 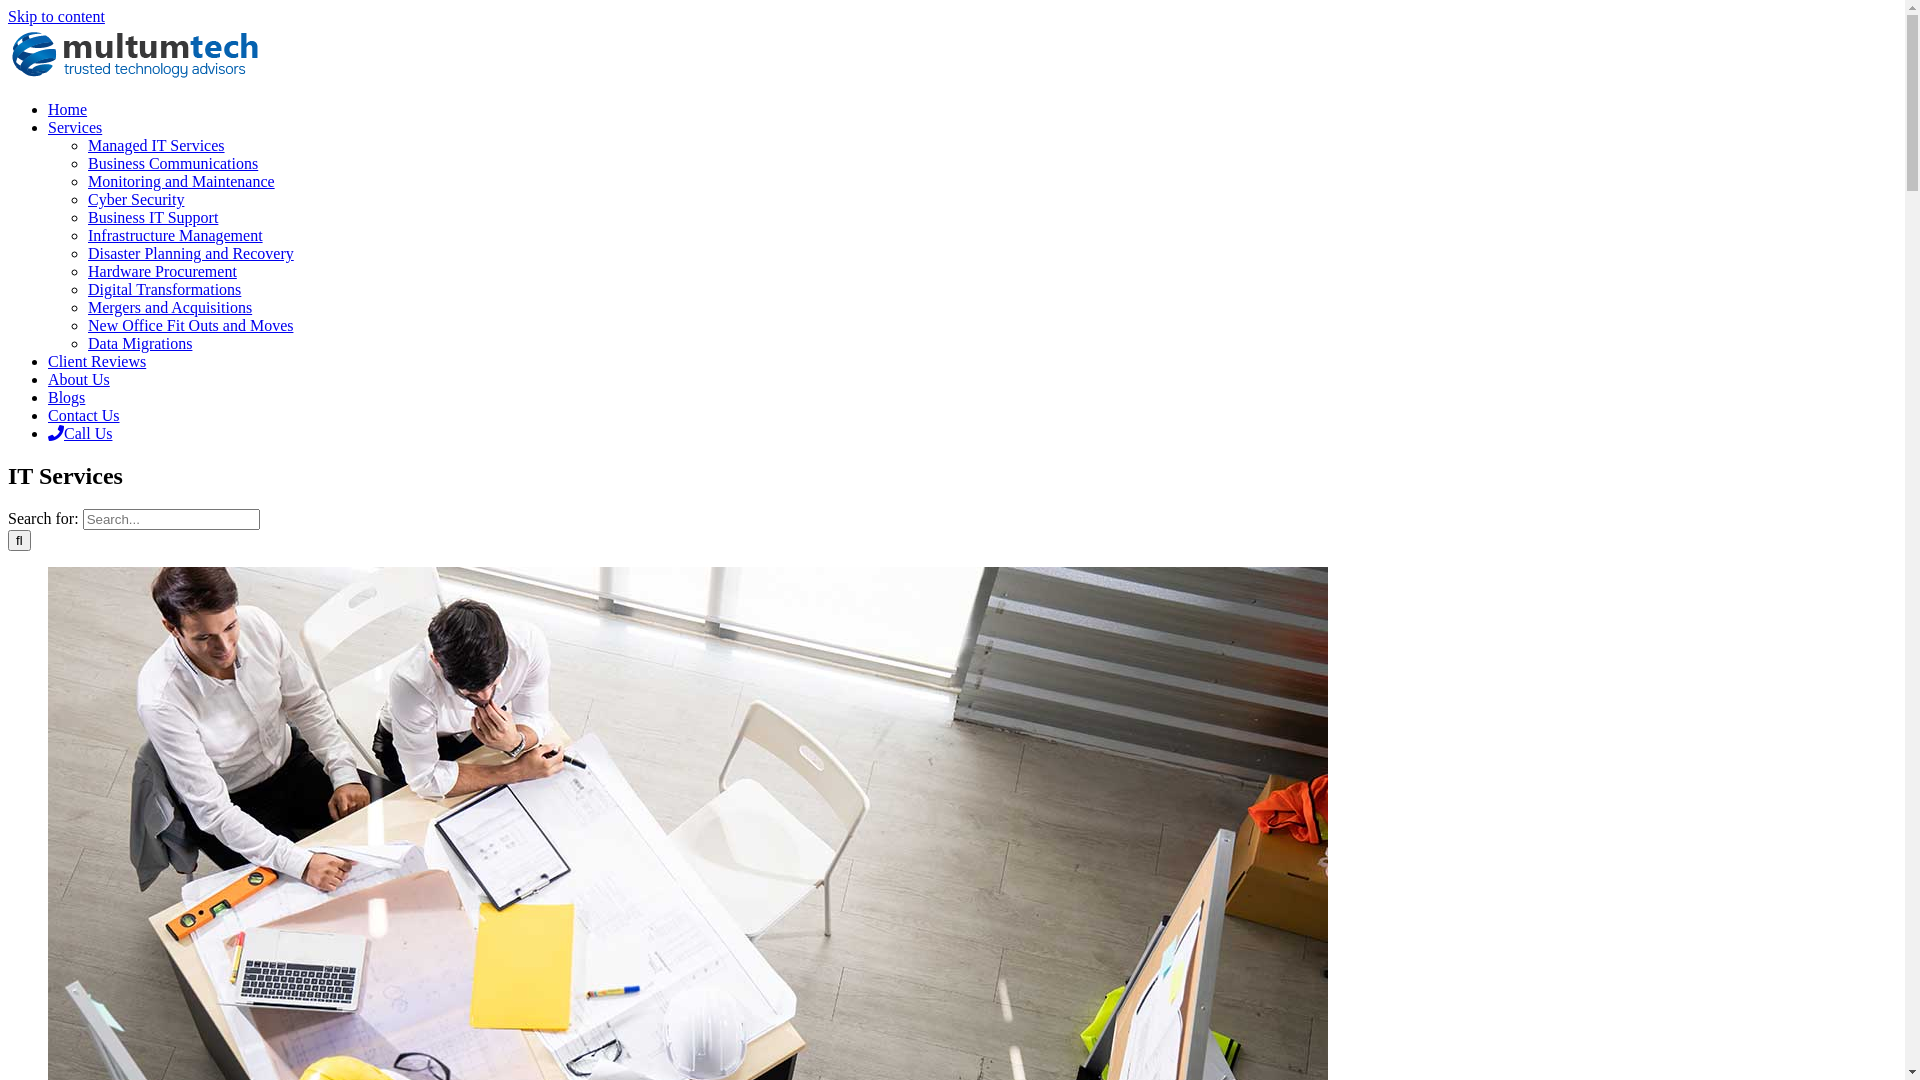 I want to click on 'Business Communications', so click(x=172, y=162).